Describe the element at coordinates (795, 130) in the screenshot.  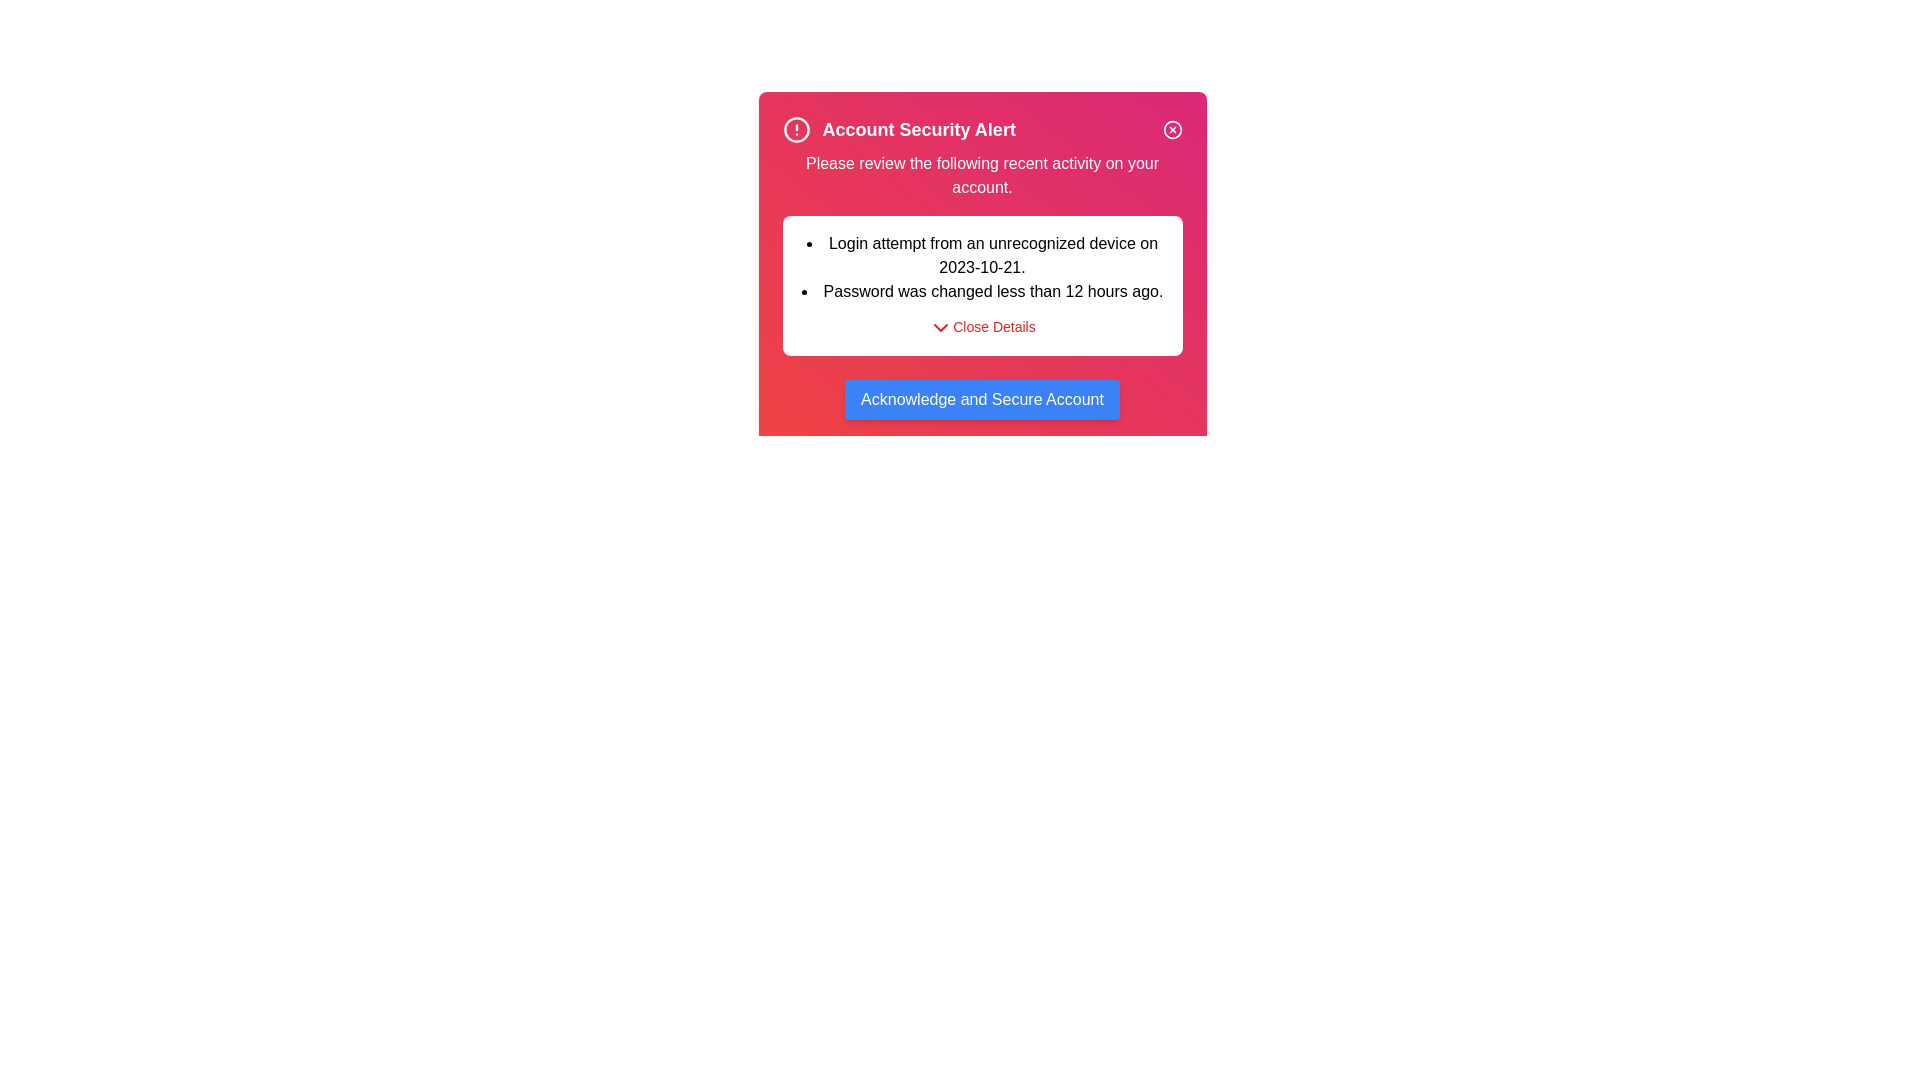
I see `the SVG circle inside the alert icon that indicates an 'Account Security Alert' in the top-left corner of the alert box` at that location.